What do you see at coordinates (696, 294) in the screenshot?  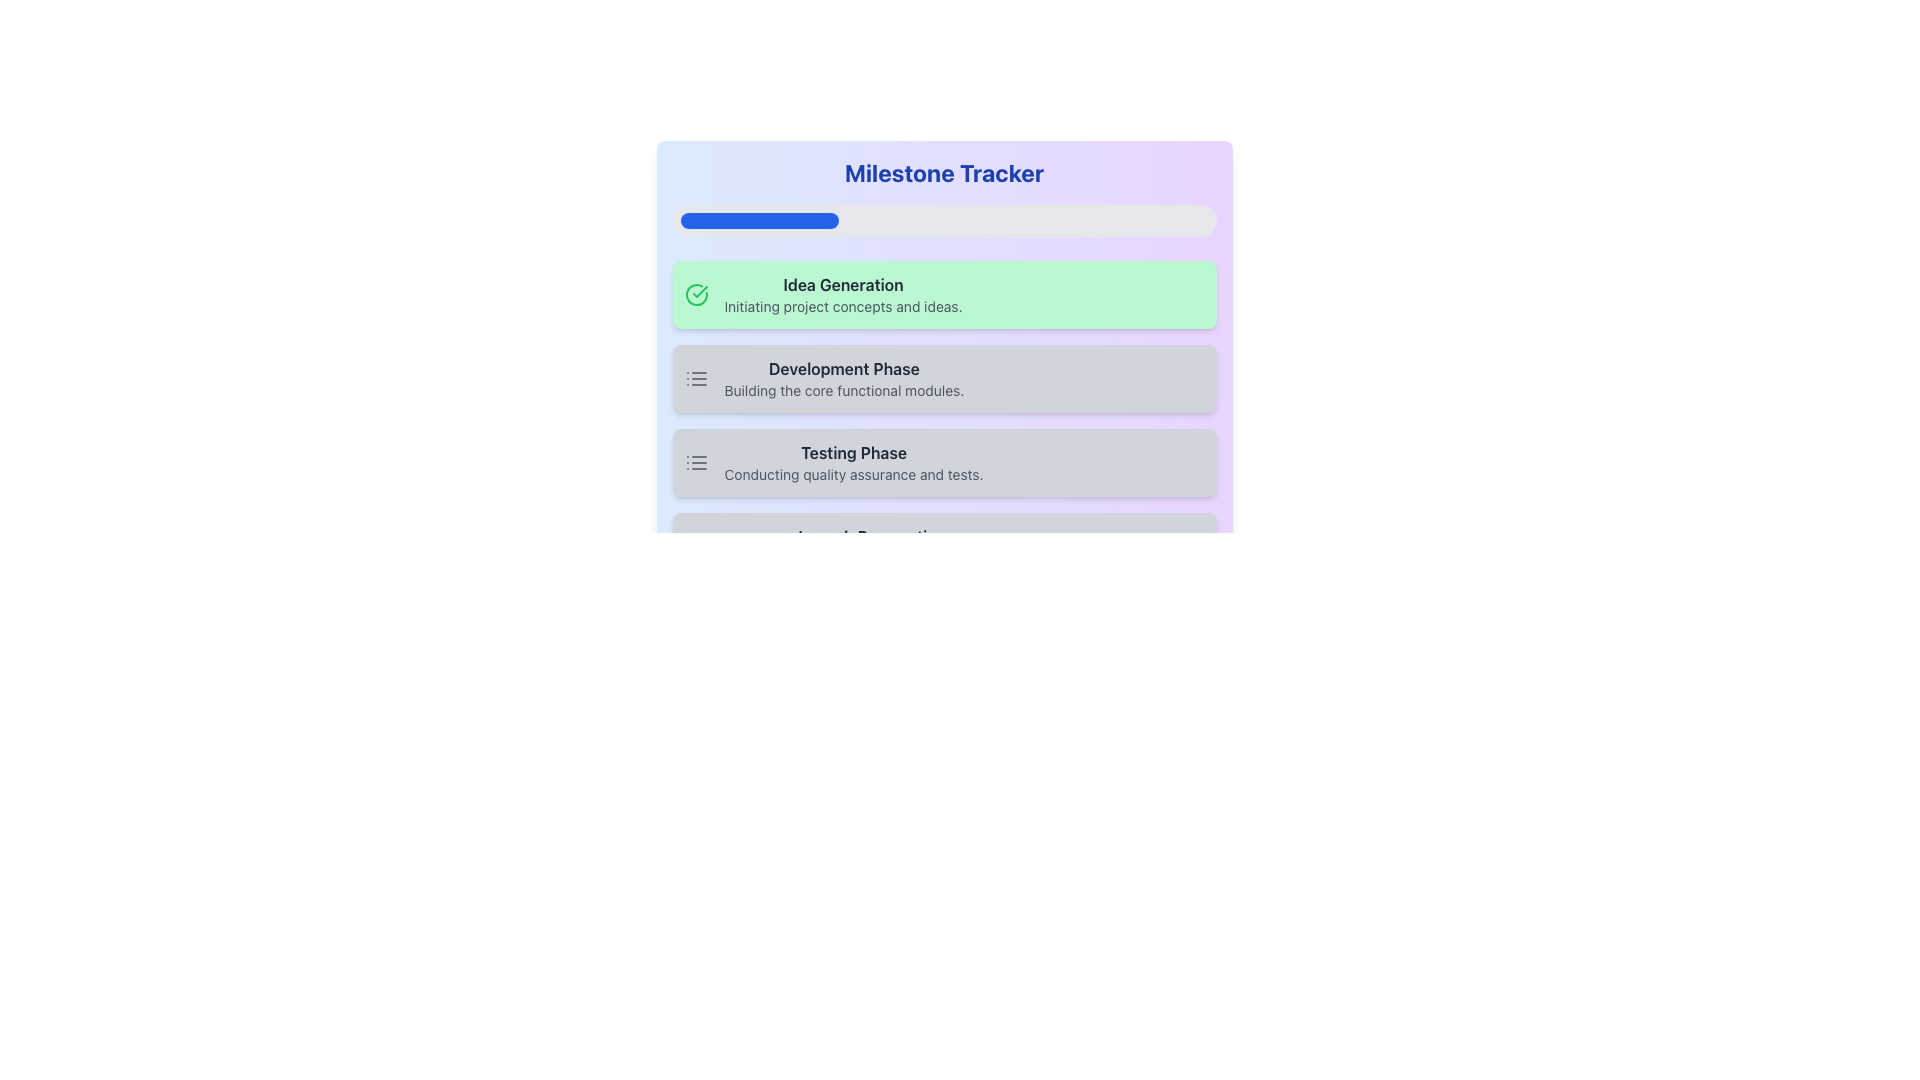 I see `the topmost part of the icon that indicates visual completion status for 'Idea Generation'` at bounding box center [696, 294].